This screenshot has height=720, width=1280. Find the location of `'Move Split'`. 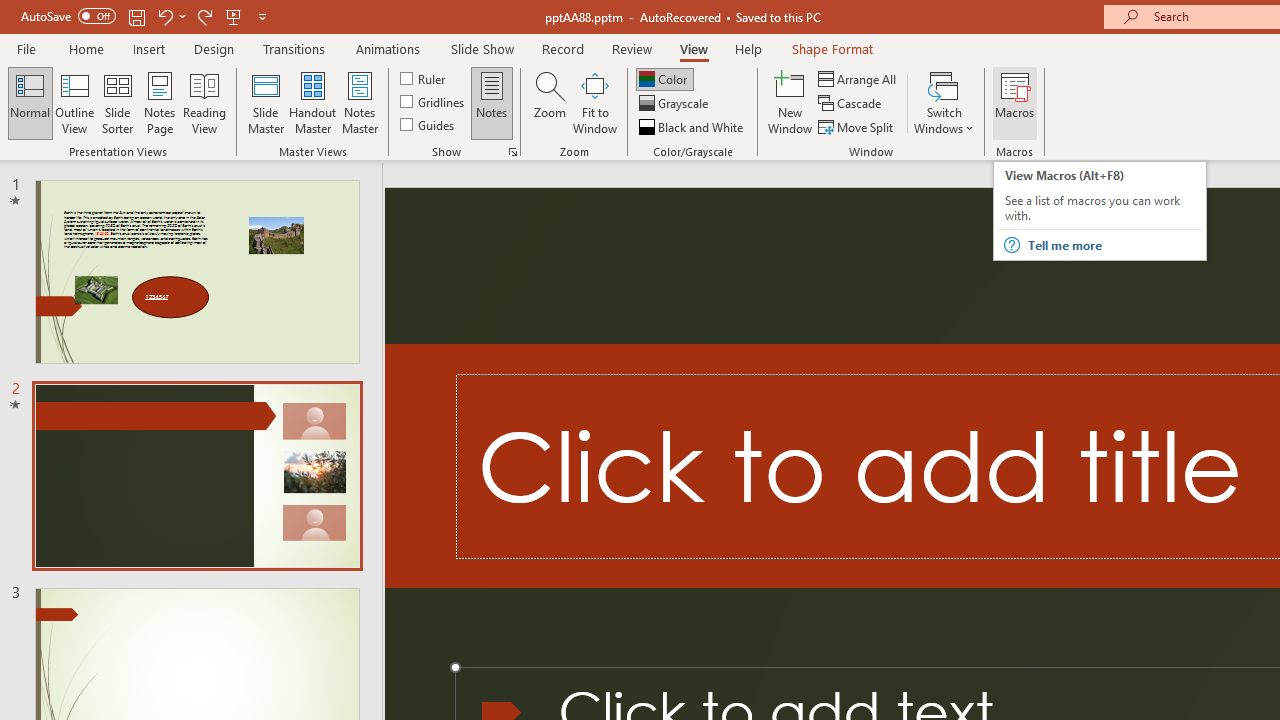

'Move Split' is located at coordinates (857, 127).